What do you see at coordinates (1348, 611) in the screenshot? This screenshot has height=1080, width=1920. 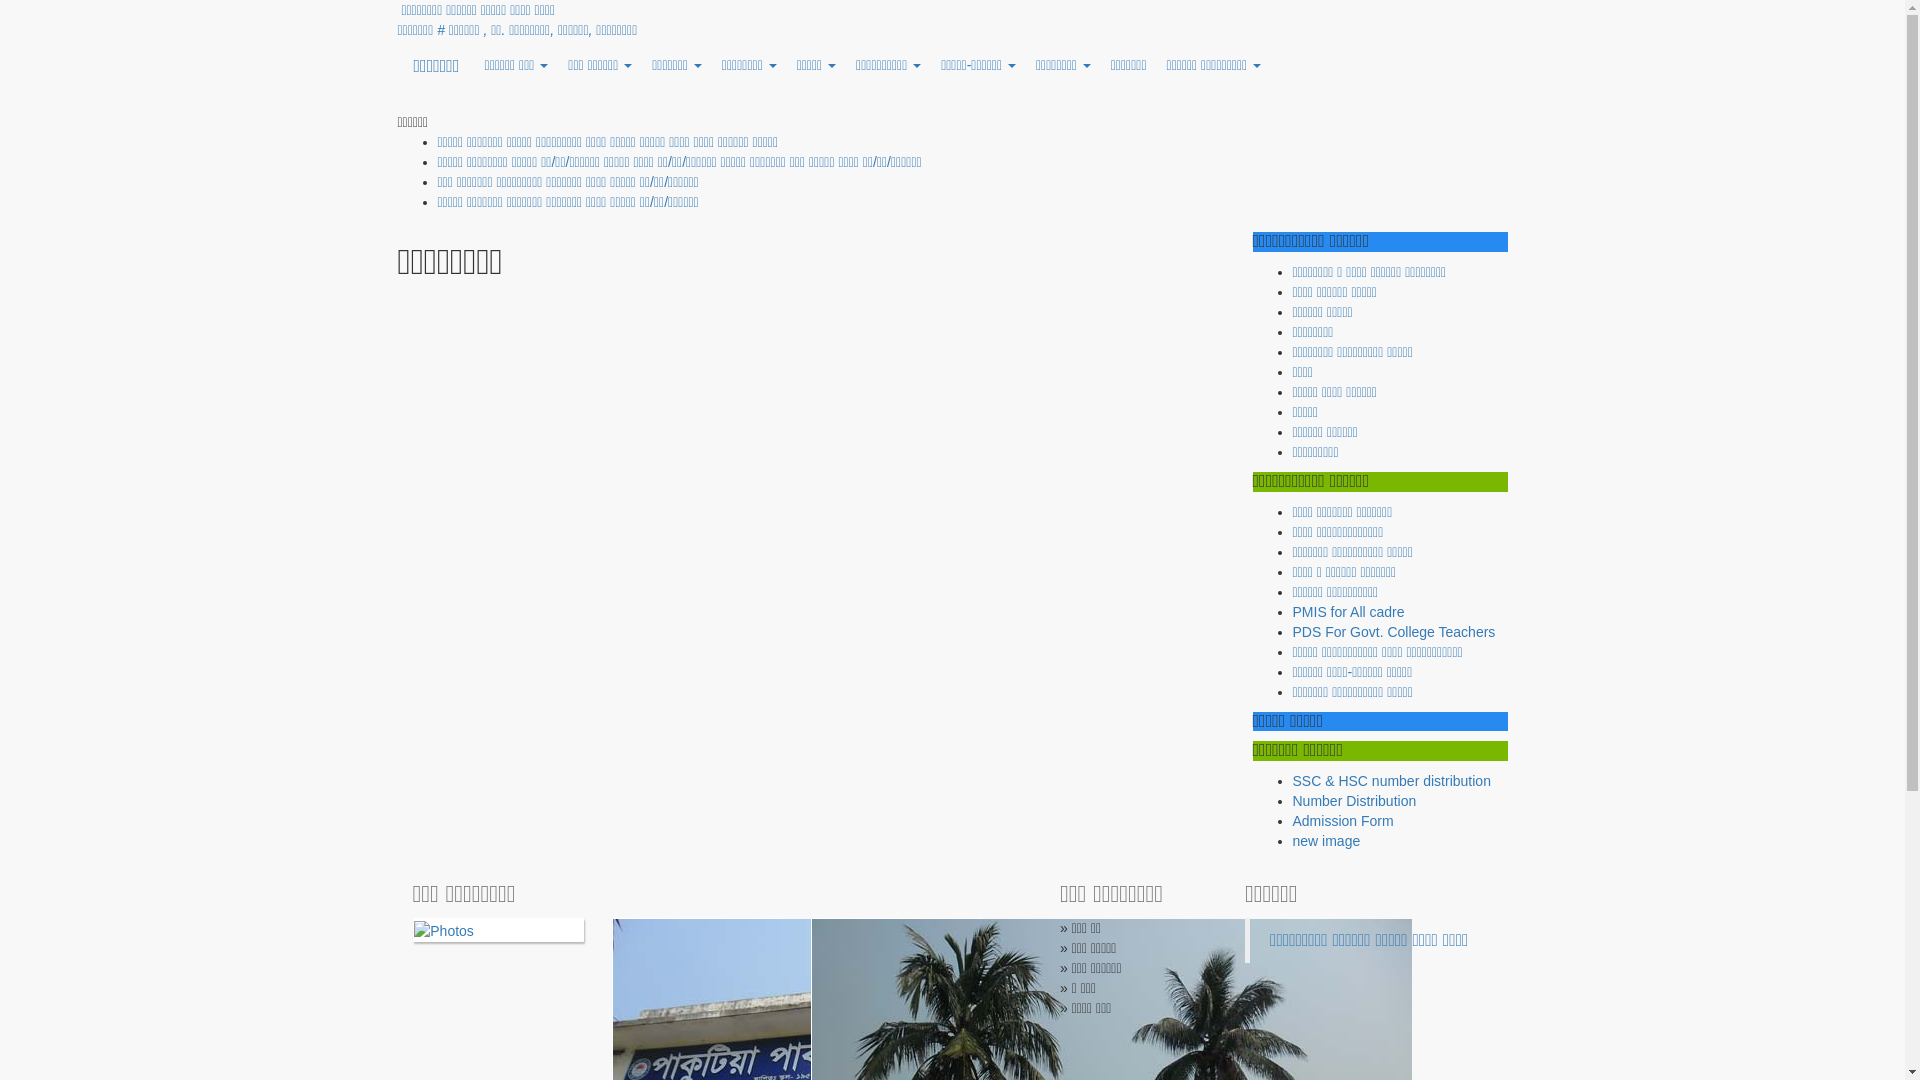 I see `'PMIS for All cadre'` at bounding box center [1348, 611].